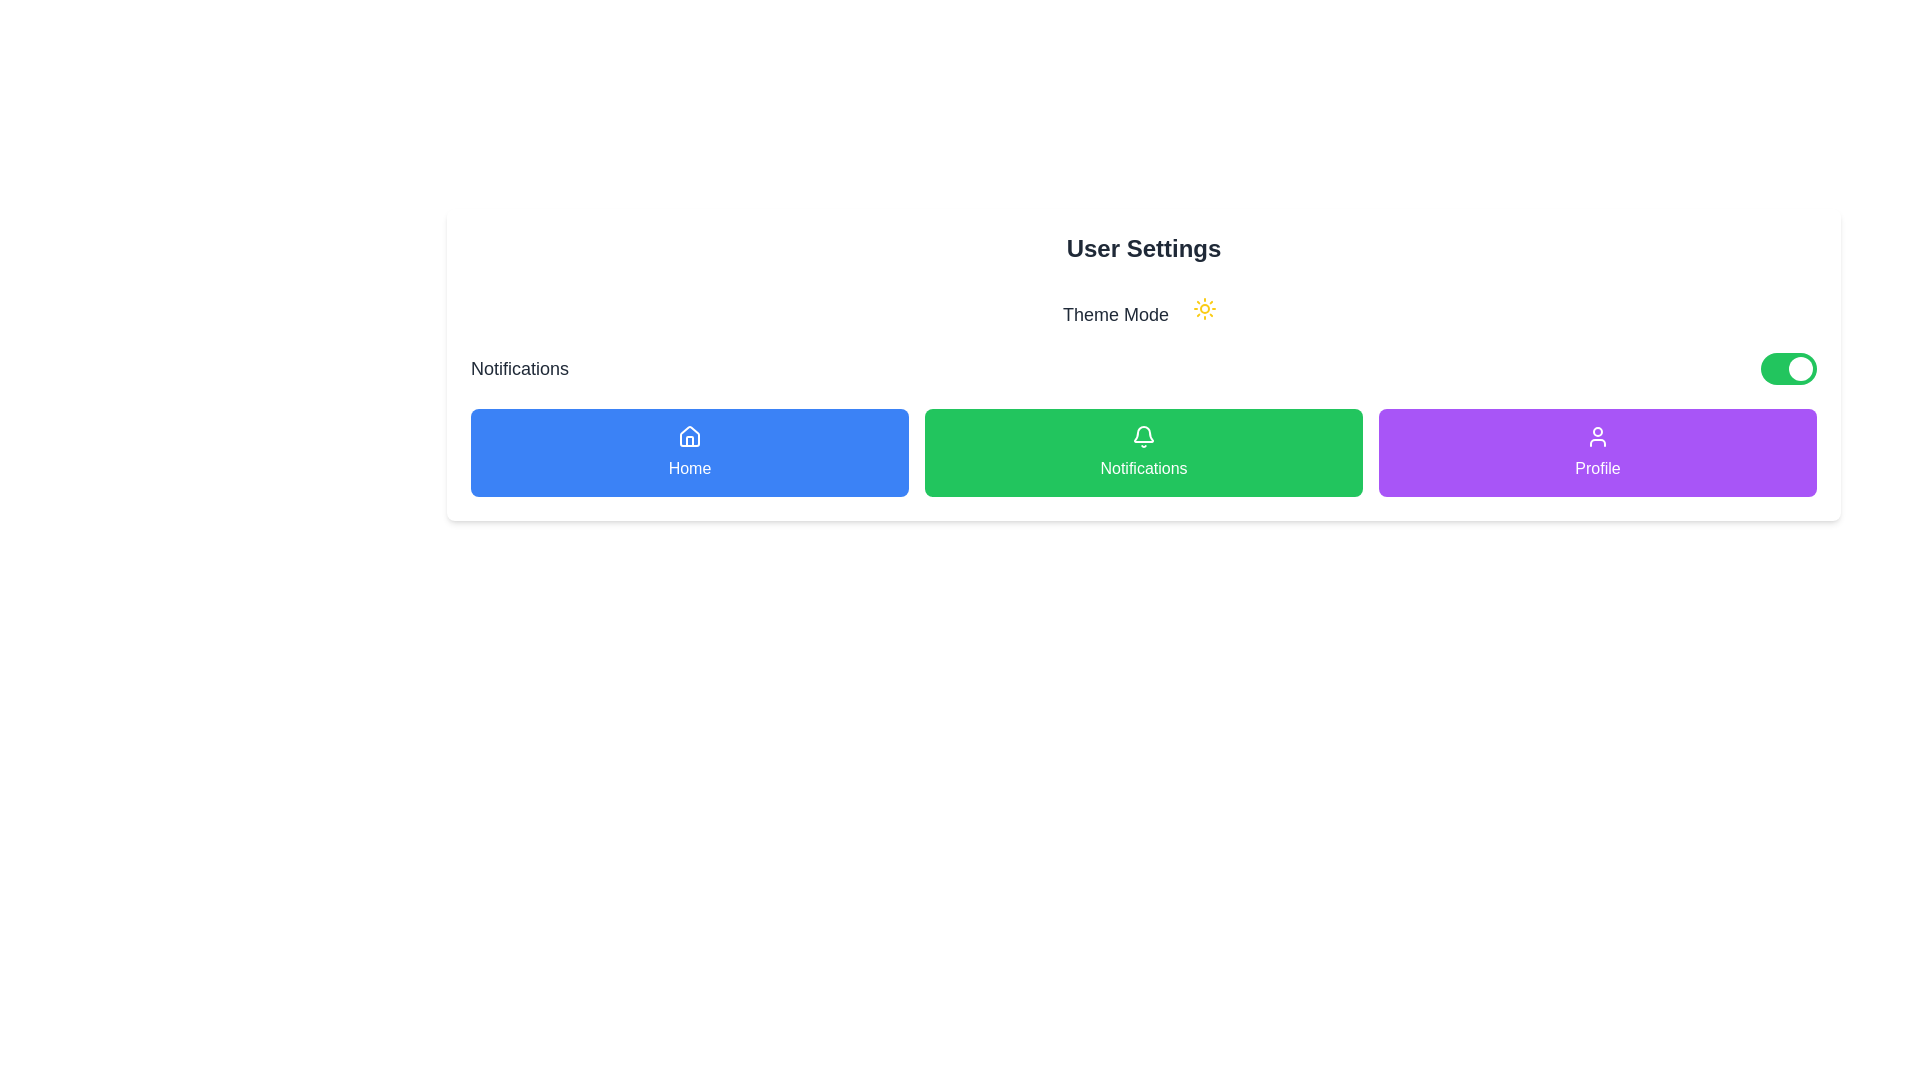 The width and height of the screenshot is (1920, 1080). What do you see at coordinates (690, 452) in the screenshot?
I see `the 'Home' button, which is a rectangular button with a blue background and white text, located beneath the 'User Settings' section and to the left of the 'Notifications' button` at bounding box center [690, 452].